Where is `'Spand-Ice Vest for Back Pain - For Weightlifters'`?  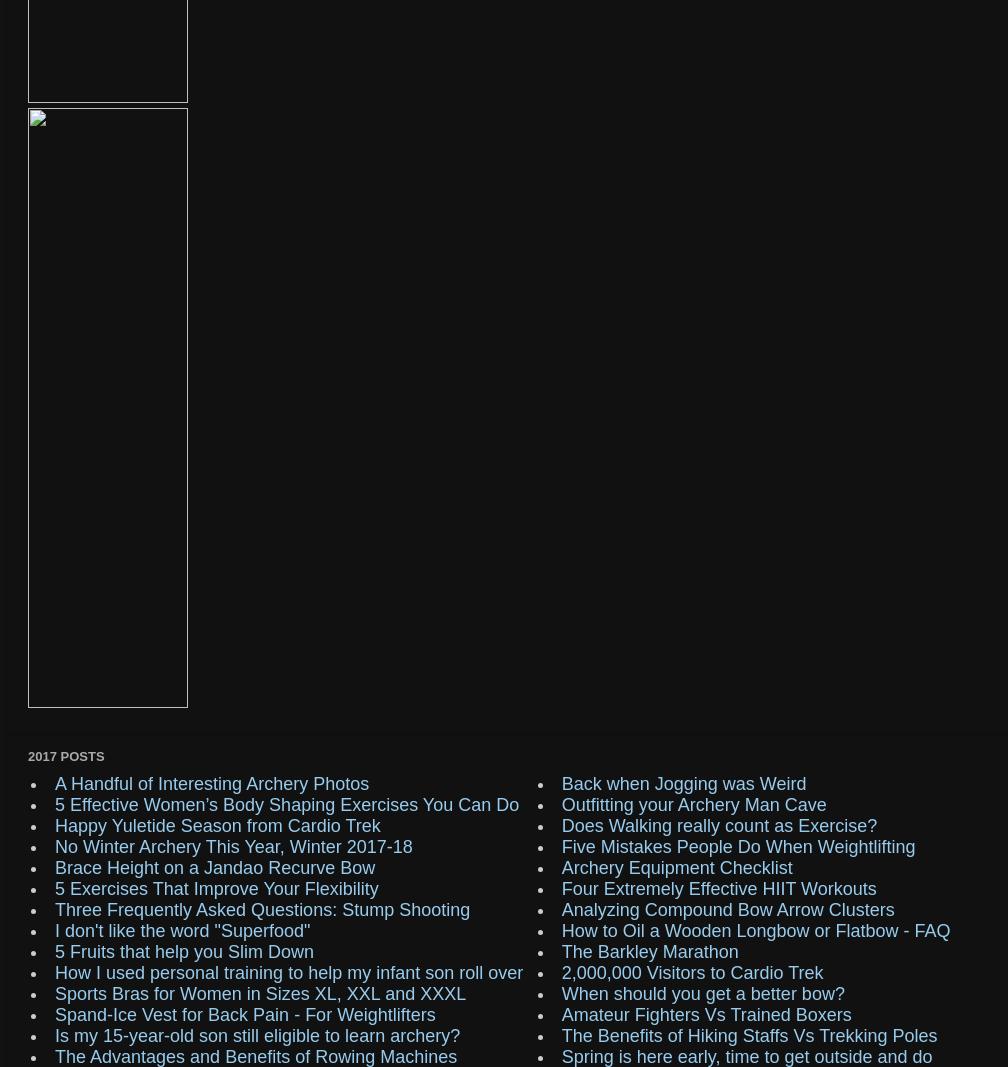
'Spand-Ice Vest for Back Pain - For Weightlifters' is located at coordinates (245, 1013).